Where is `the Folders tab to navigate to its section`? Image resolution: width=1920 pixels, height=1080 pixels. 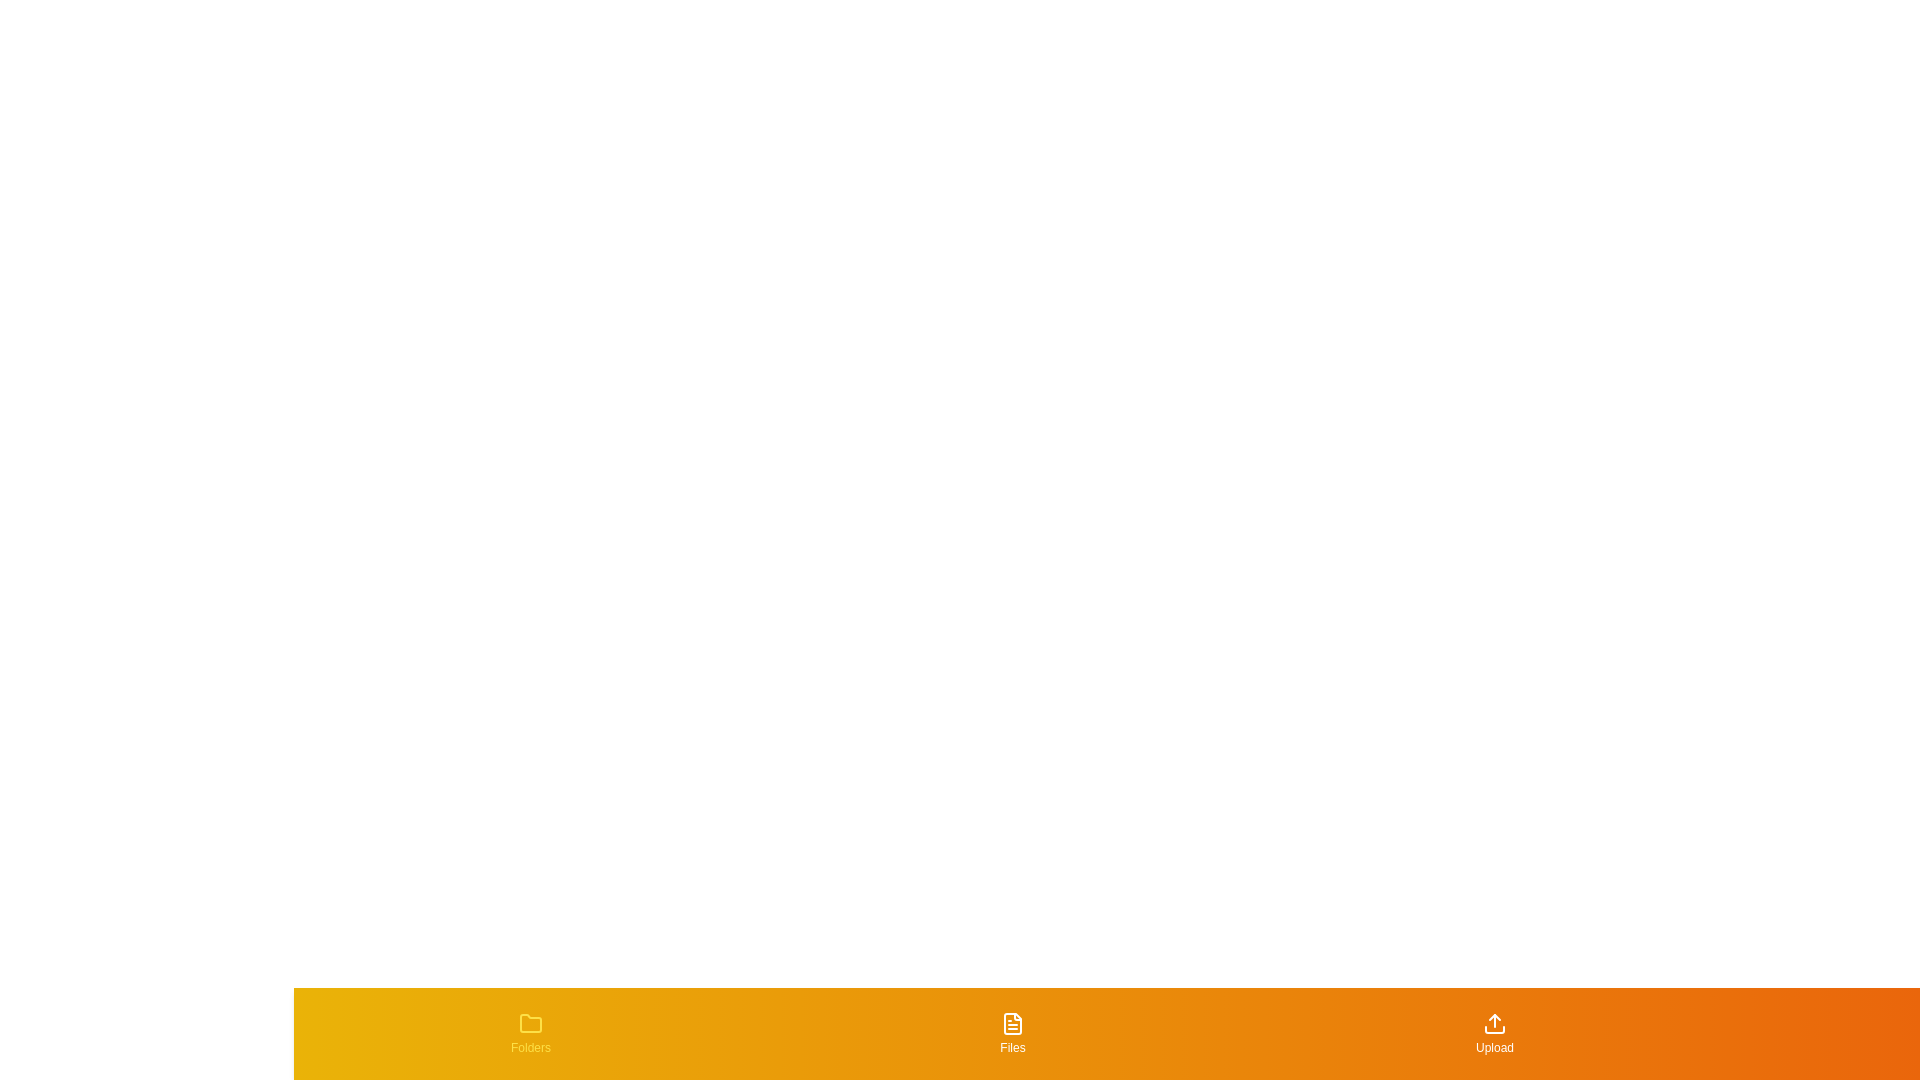
the Folders tab to navigate to its section is located at coordinates (531, 1033).